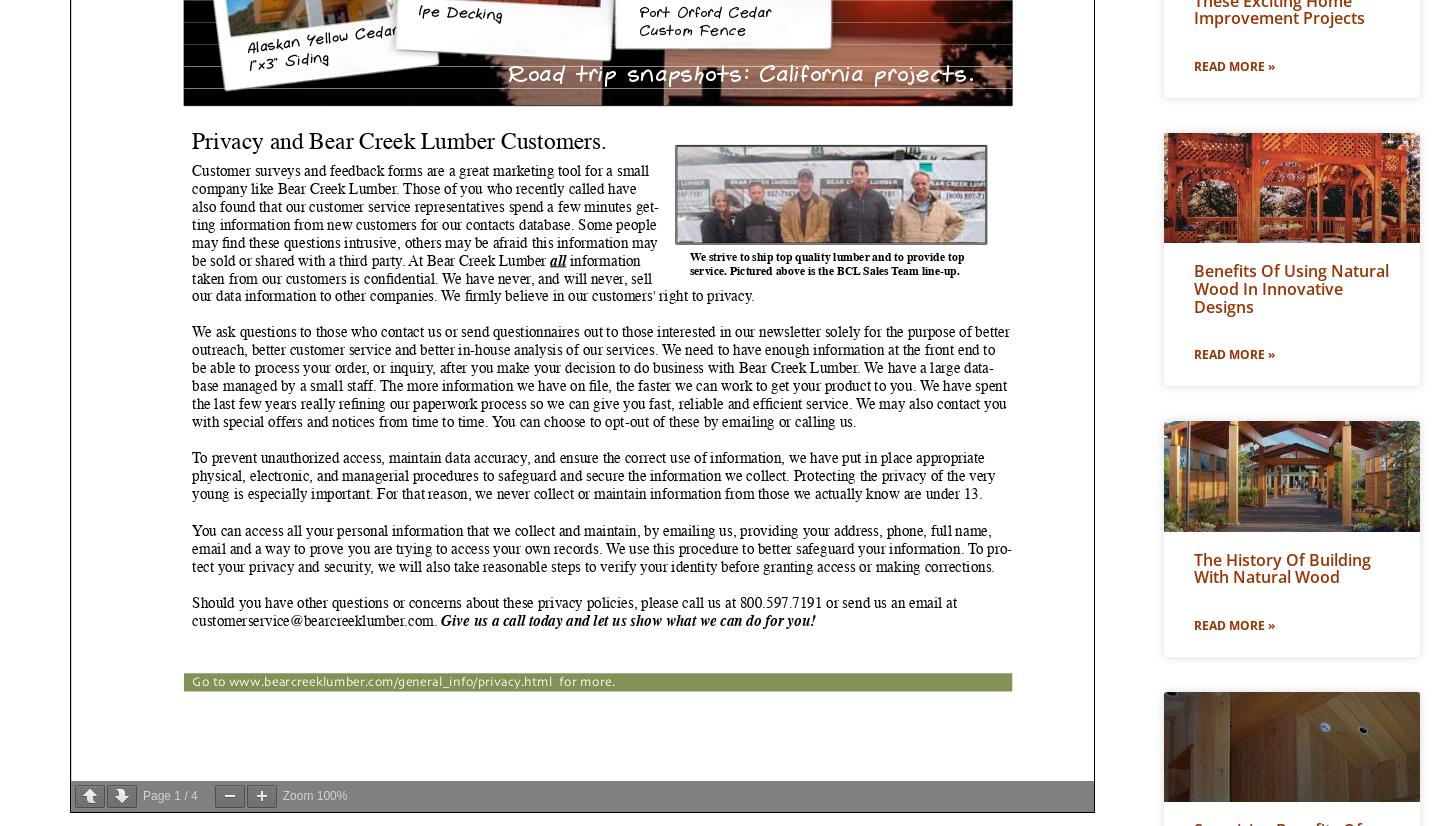 The width and height of the screenshot is (1450, 826). Describe the element at coordinates (176, 796) in the screenshot. I see `'1'` at that location.